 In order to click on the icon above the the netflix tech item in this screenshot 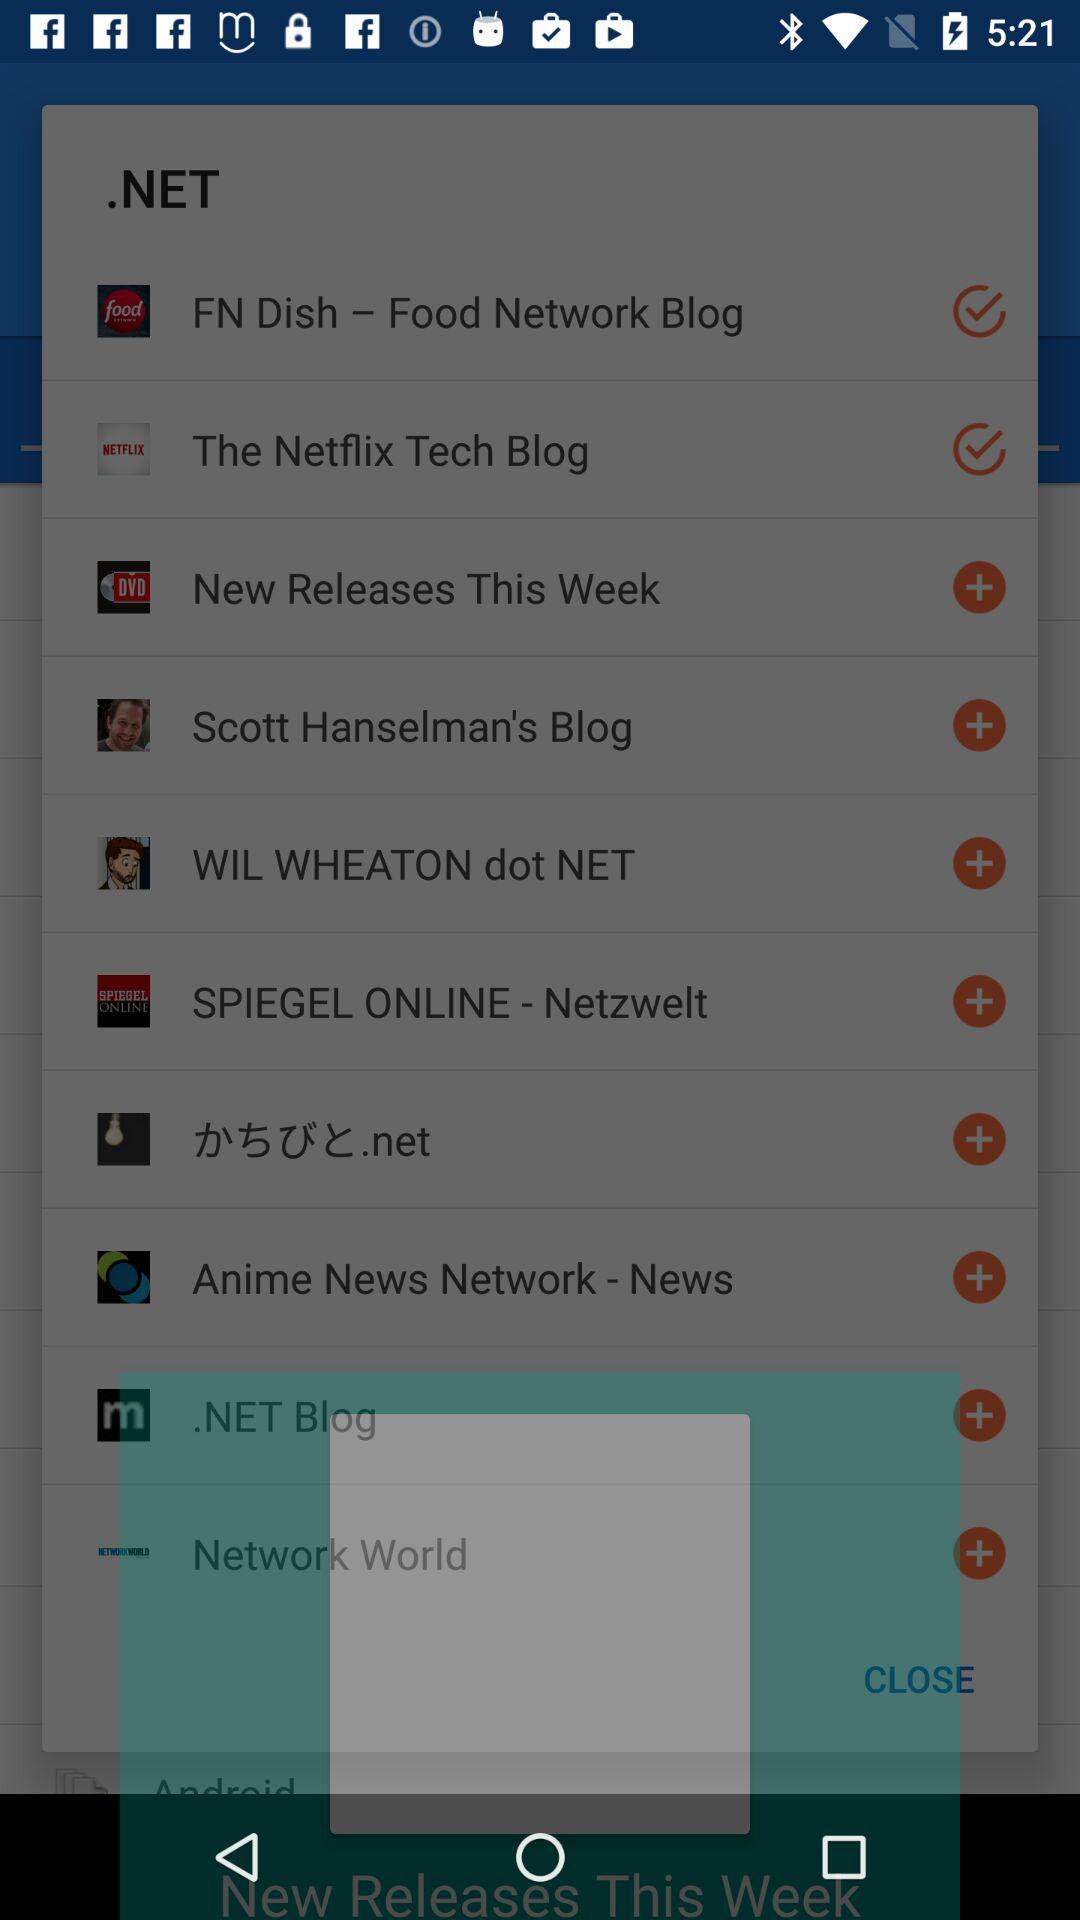, I will do `click(563, 310)`.